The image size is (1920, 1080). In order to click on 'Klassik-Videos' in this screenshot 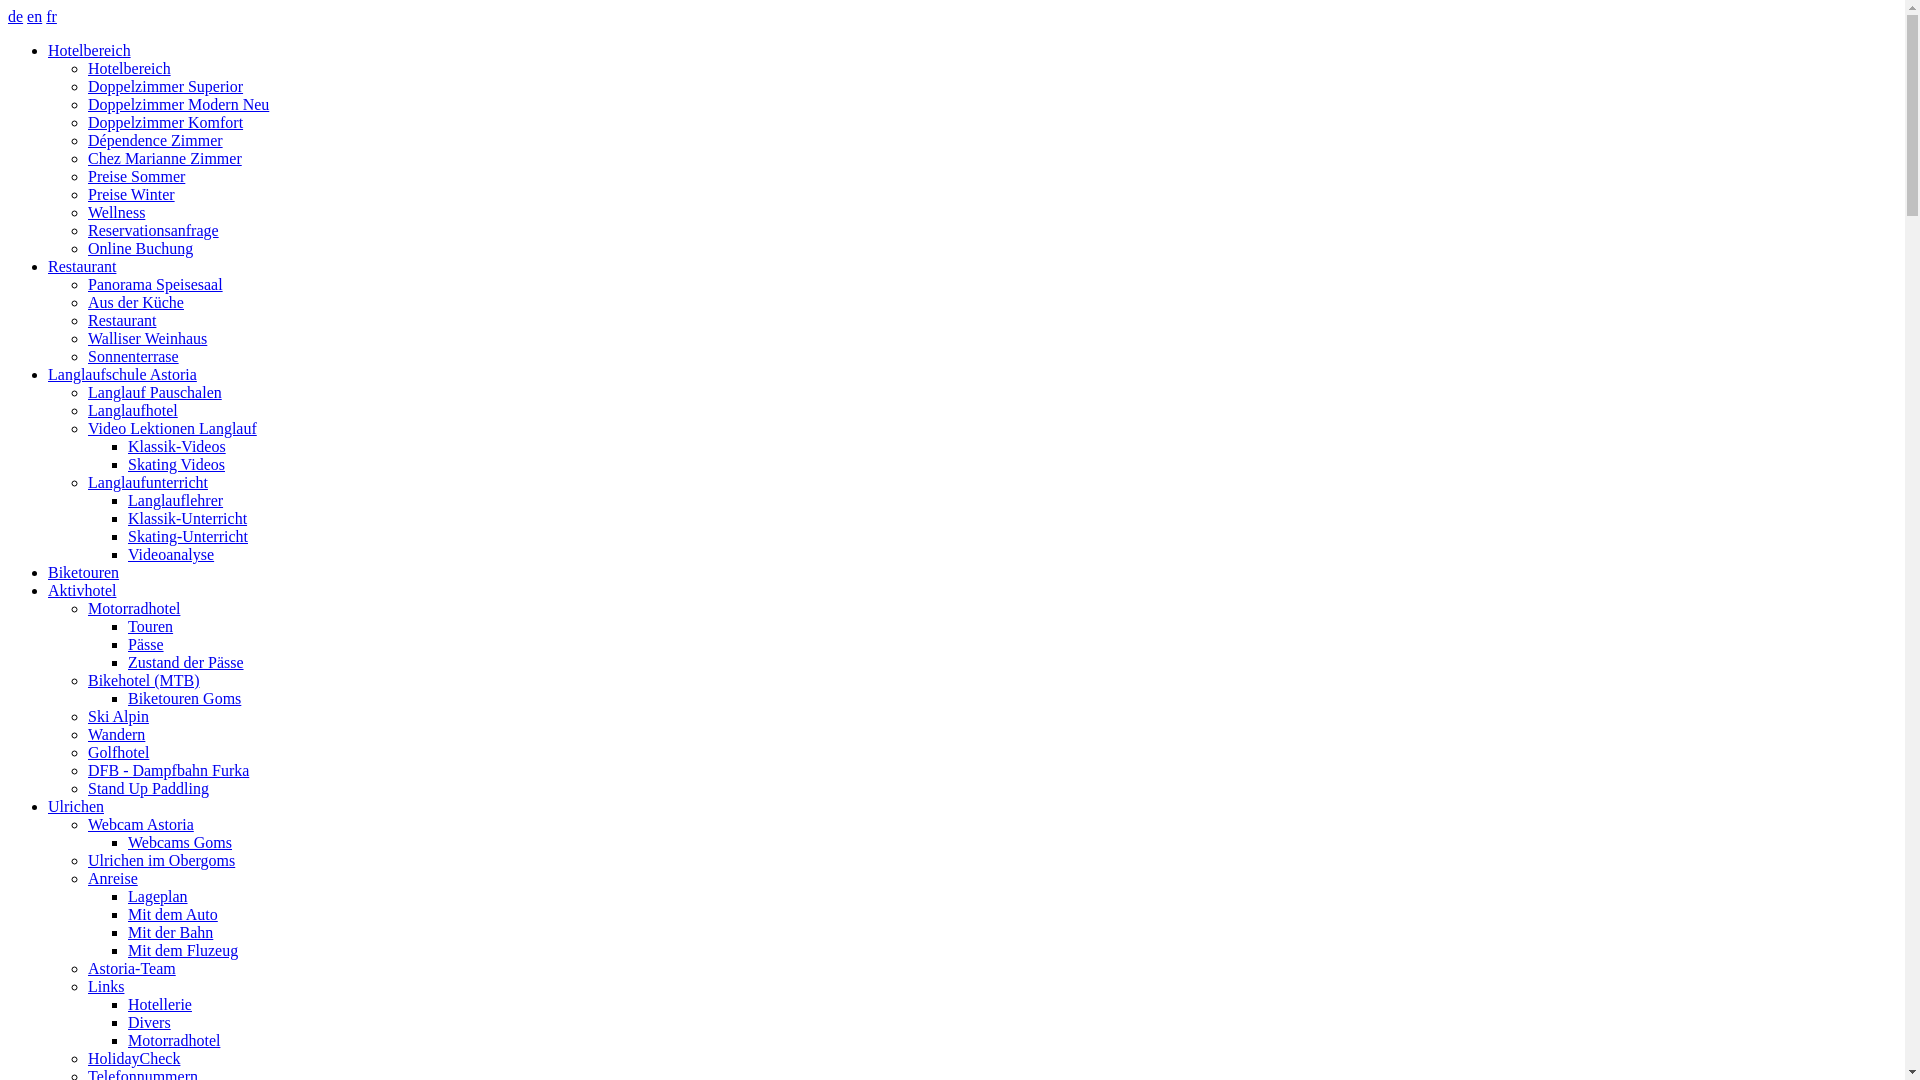, I will do `click(177, 445)`.